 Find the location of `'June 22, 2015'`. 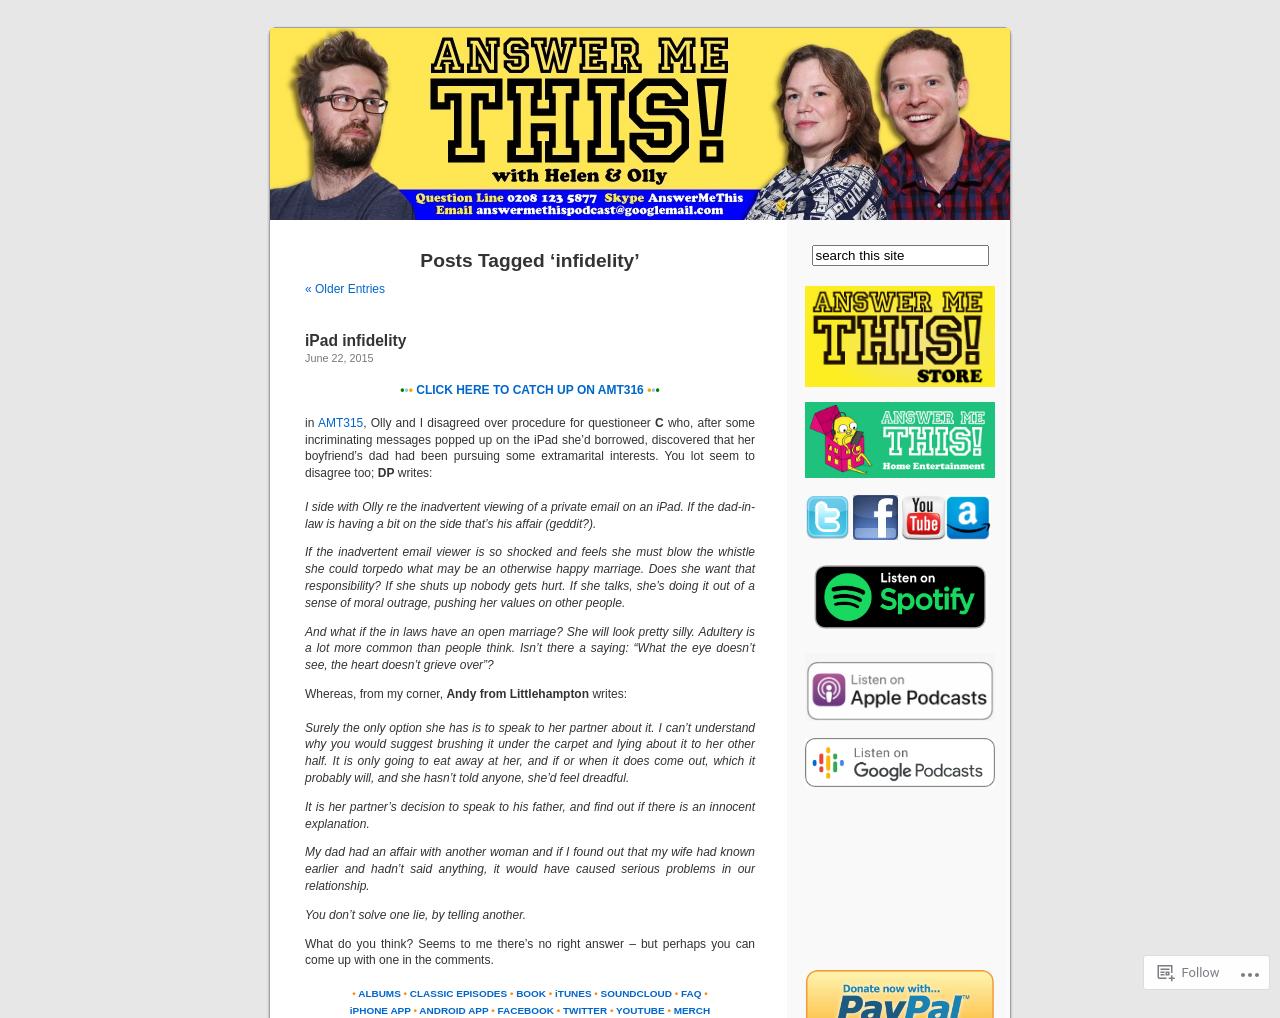

'June 22, 2015' is located at coordinates (338, 358).